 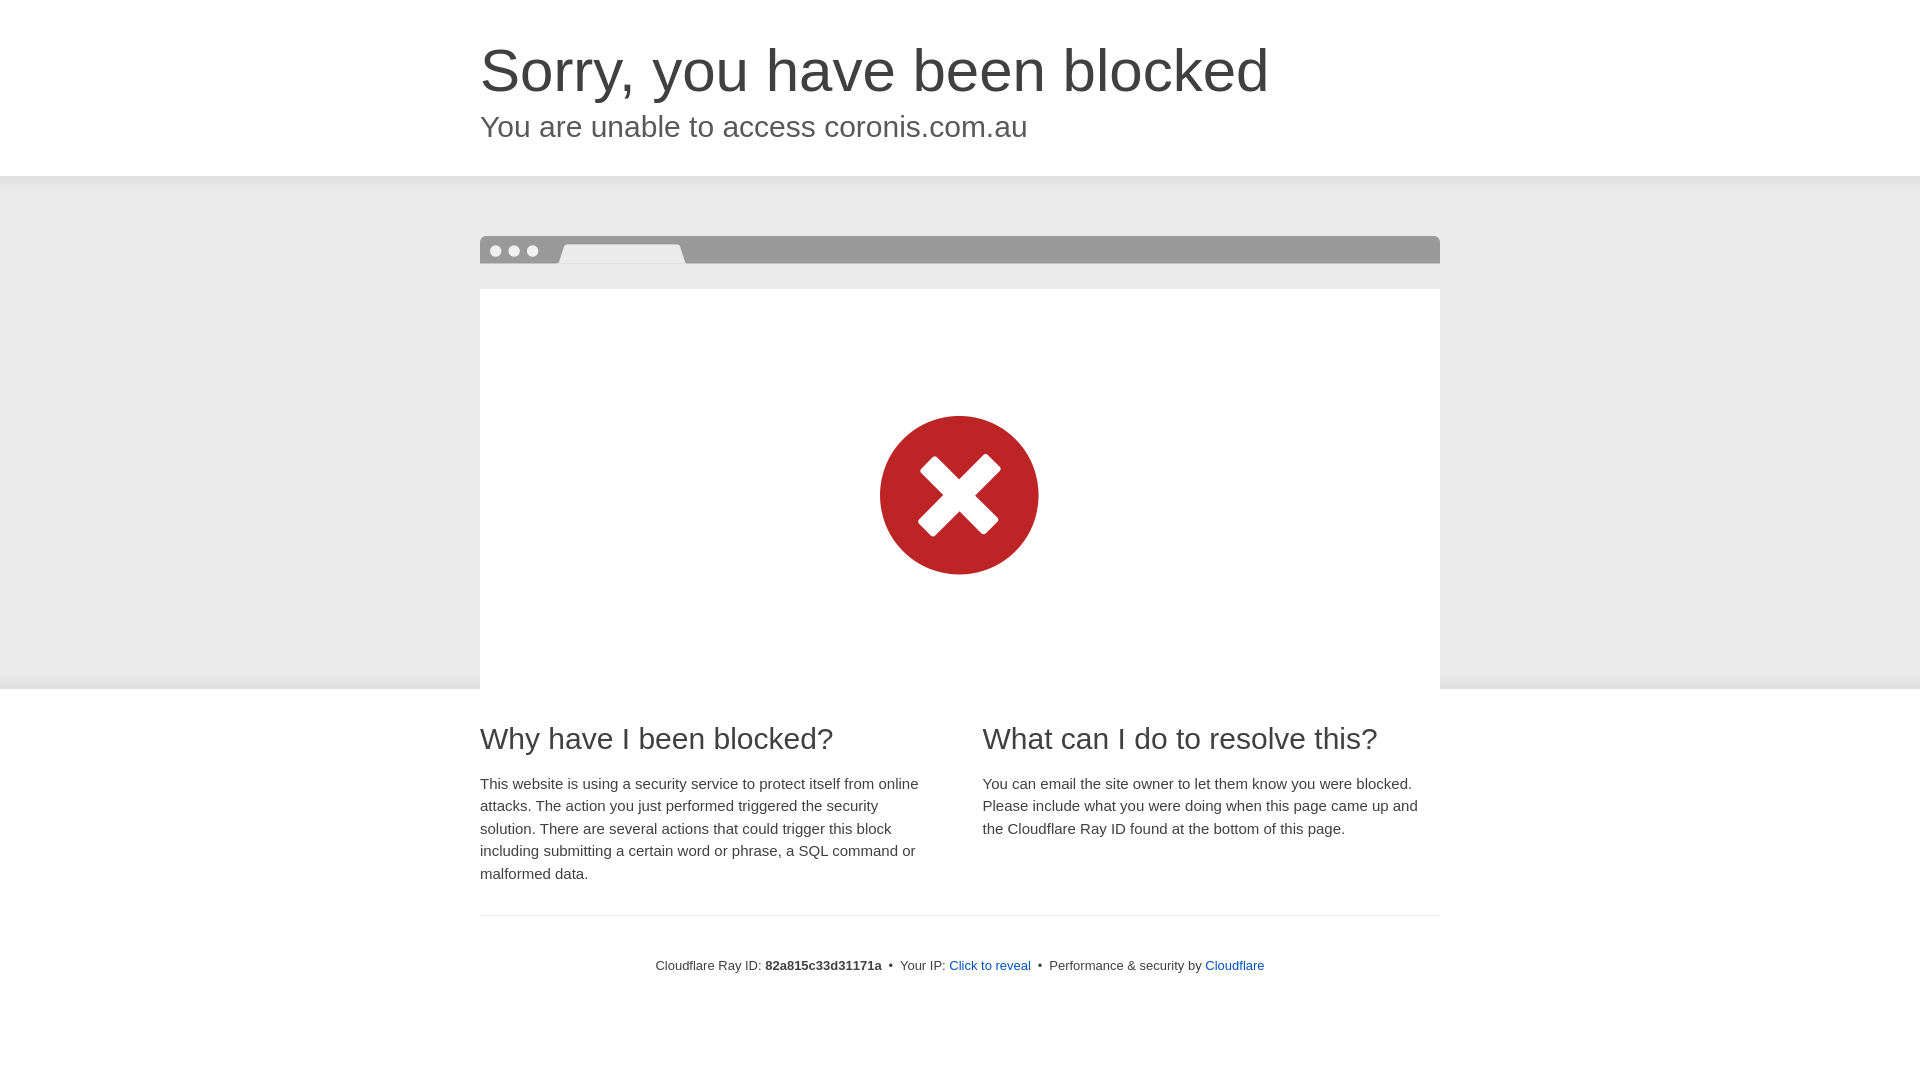 I want to click on 'Cloudflare', so click(x=1233, y=964).